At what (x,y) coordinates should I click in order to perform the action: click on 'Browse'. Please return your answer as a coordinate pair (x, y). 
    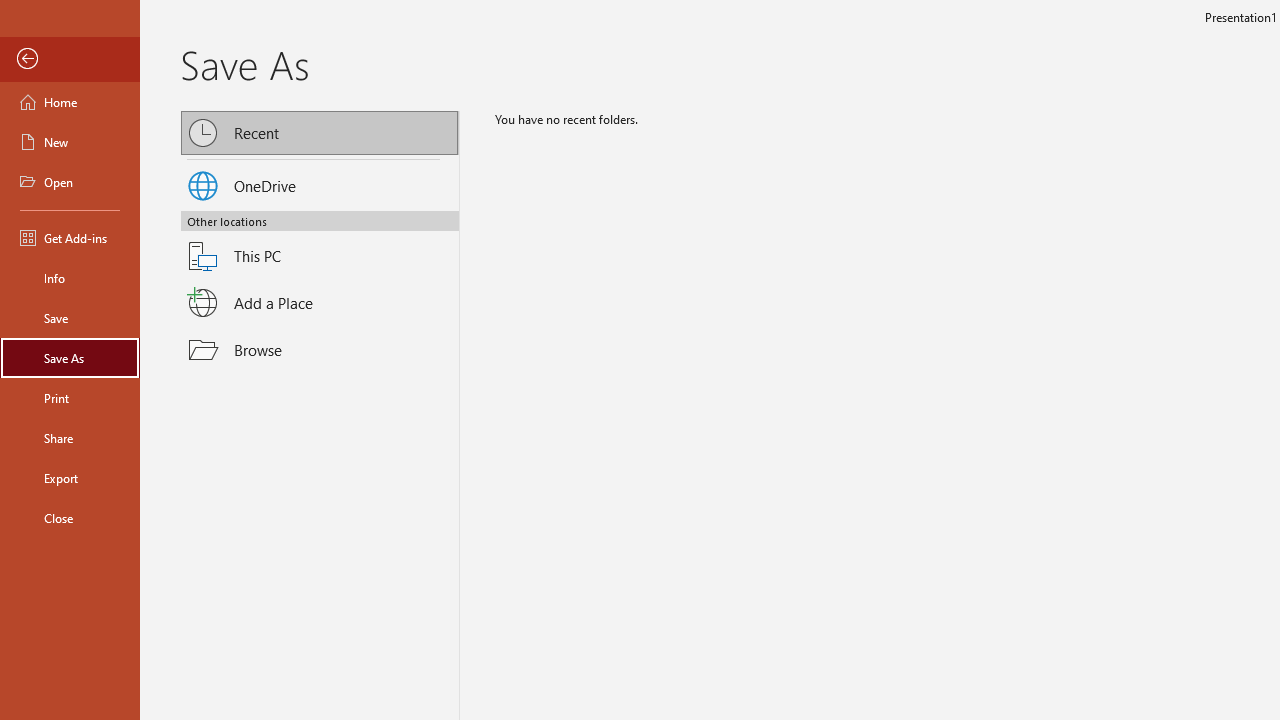
    Looking at the image, I should click on (320, 349).